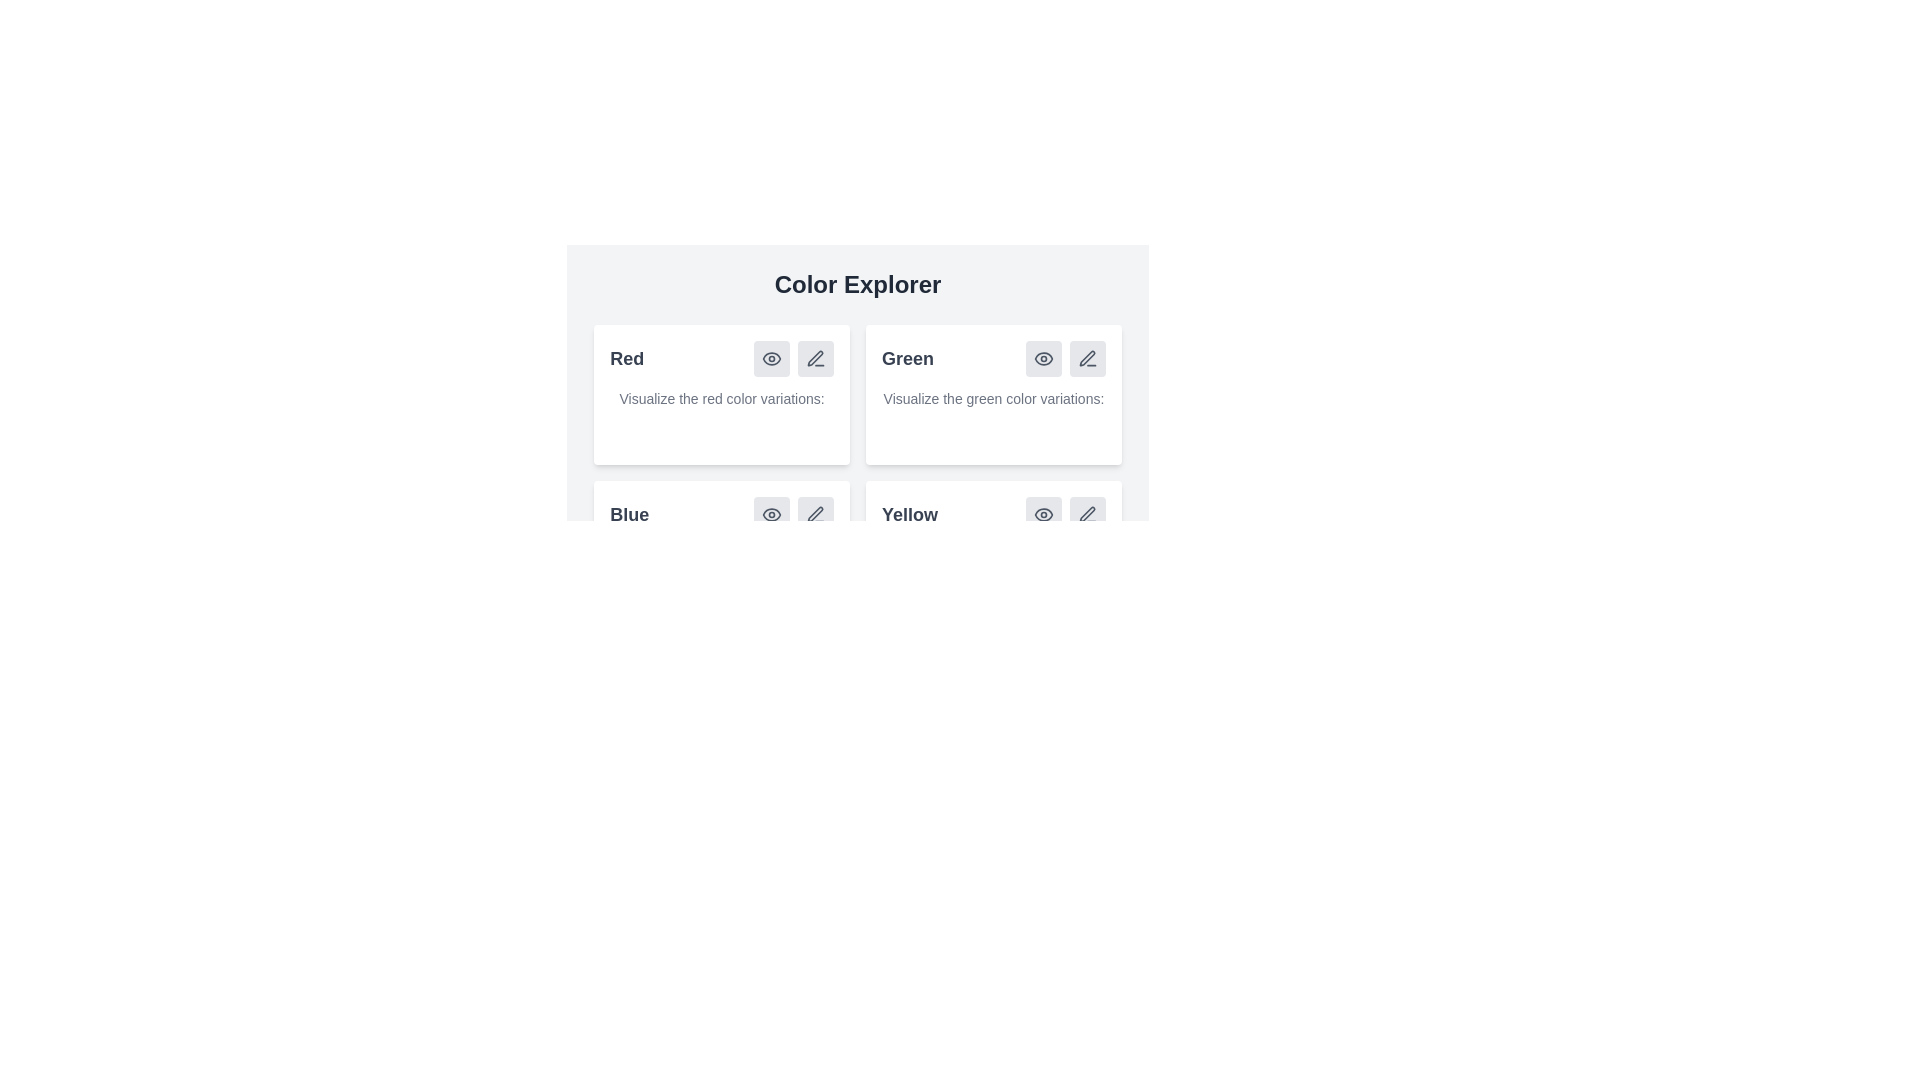 The height and width of the screenshot is (1080, 1920). I want to click on the compact, rounded rectangle button with a light gray background and an eye-shaped icon located in the lower-left corner of the 'Blue' color card section, so click(771, 514).